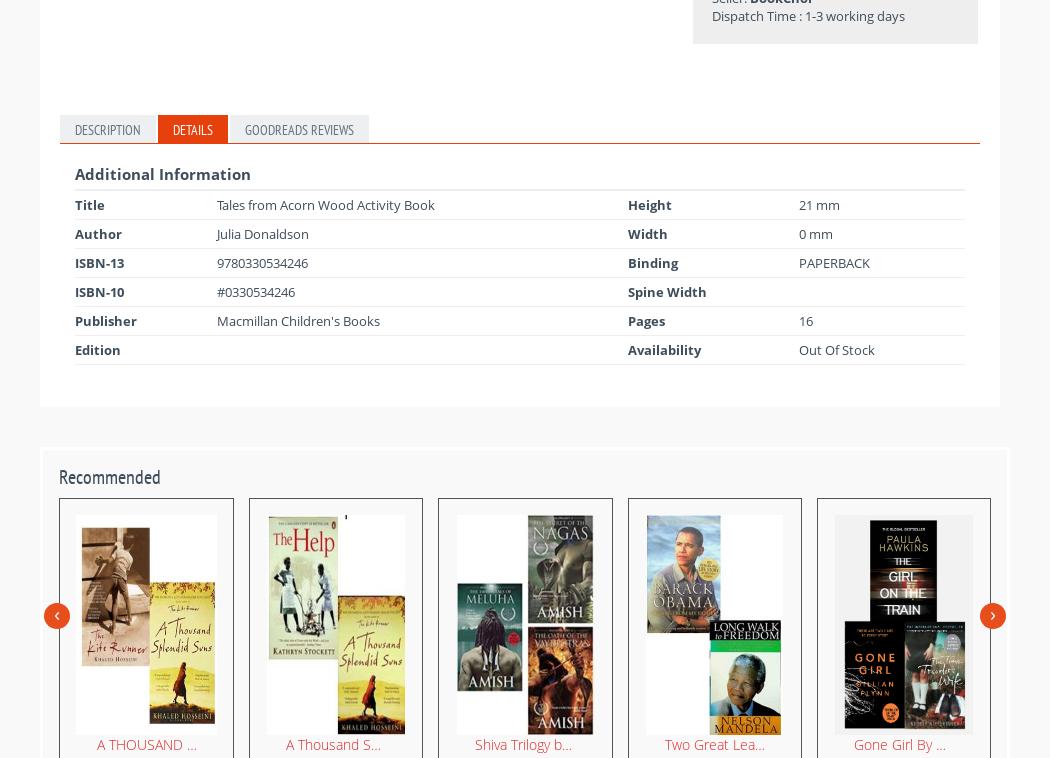  I want to click on '21 mm', so click(798, 203).